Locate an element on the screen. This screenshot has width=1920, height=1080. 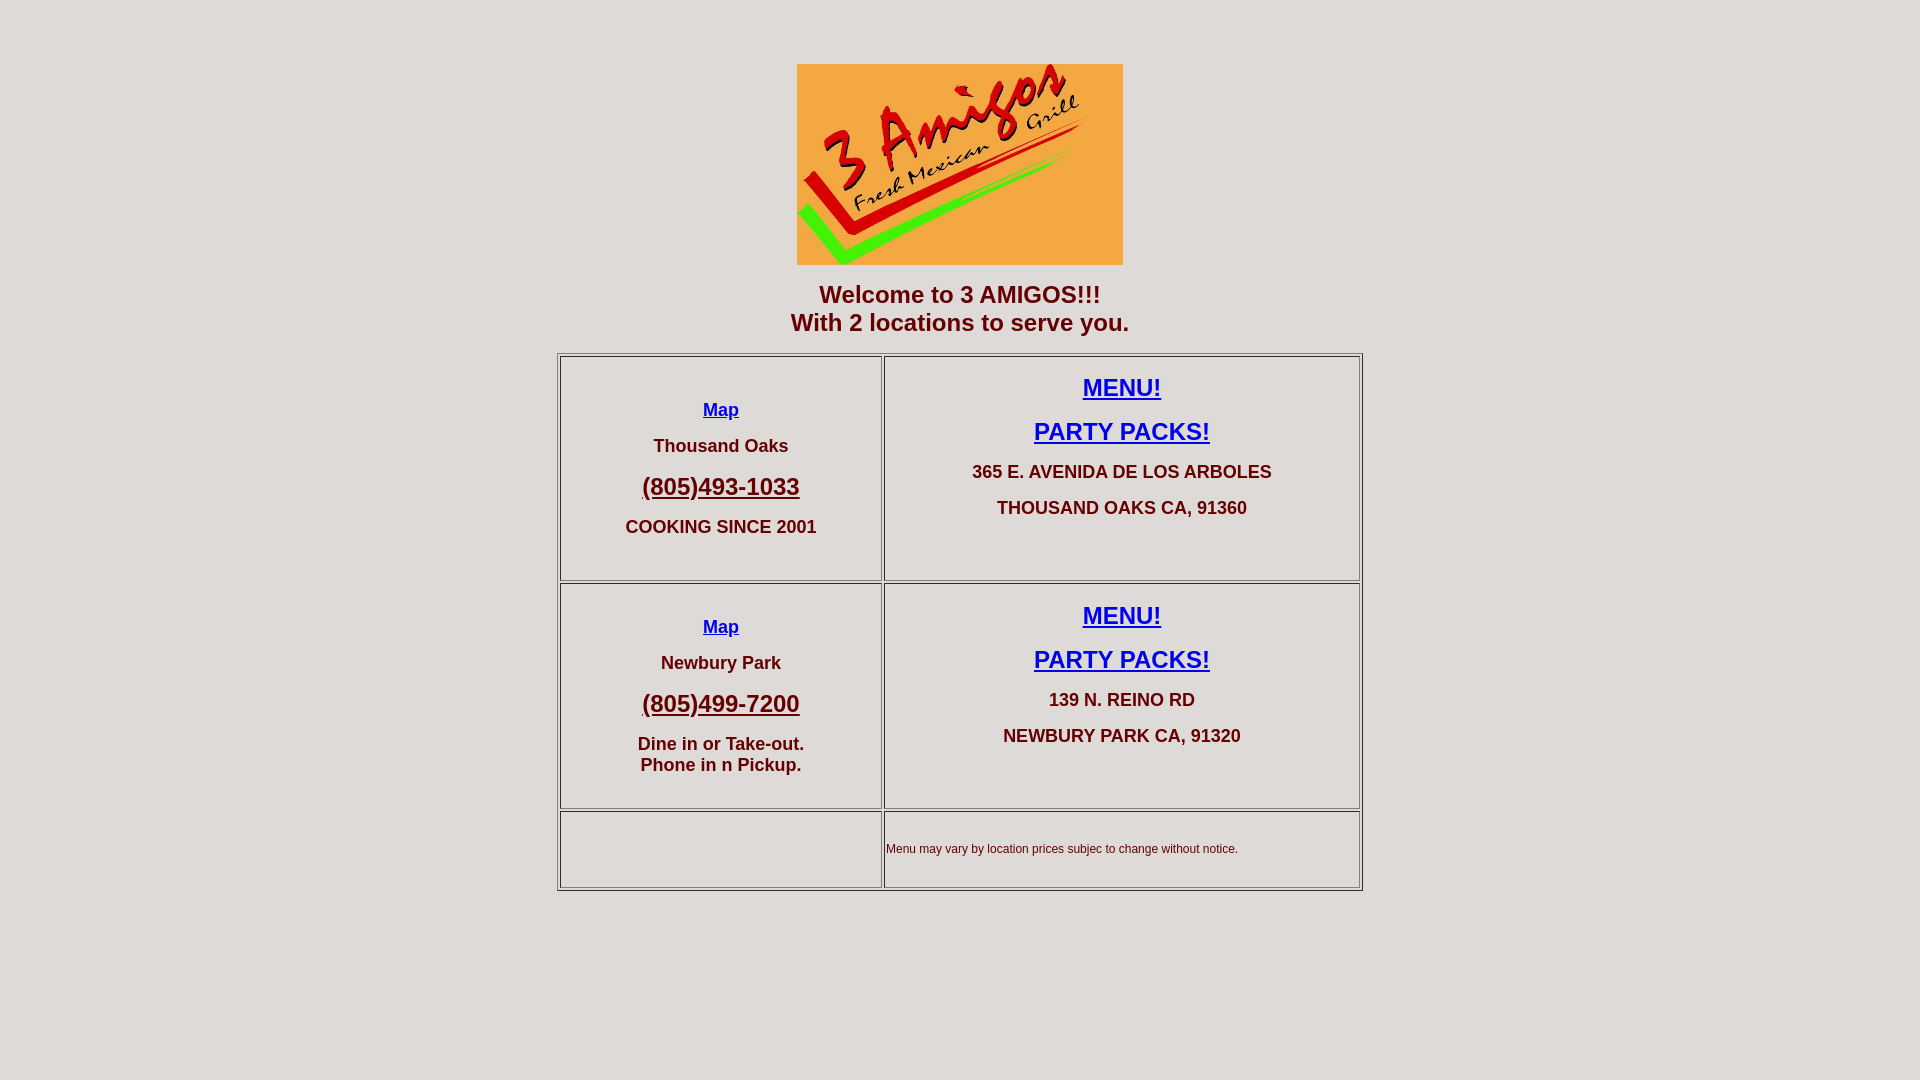
'MENU!' is located at coordinates (1082, 387).